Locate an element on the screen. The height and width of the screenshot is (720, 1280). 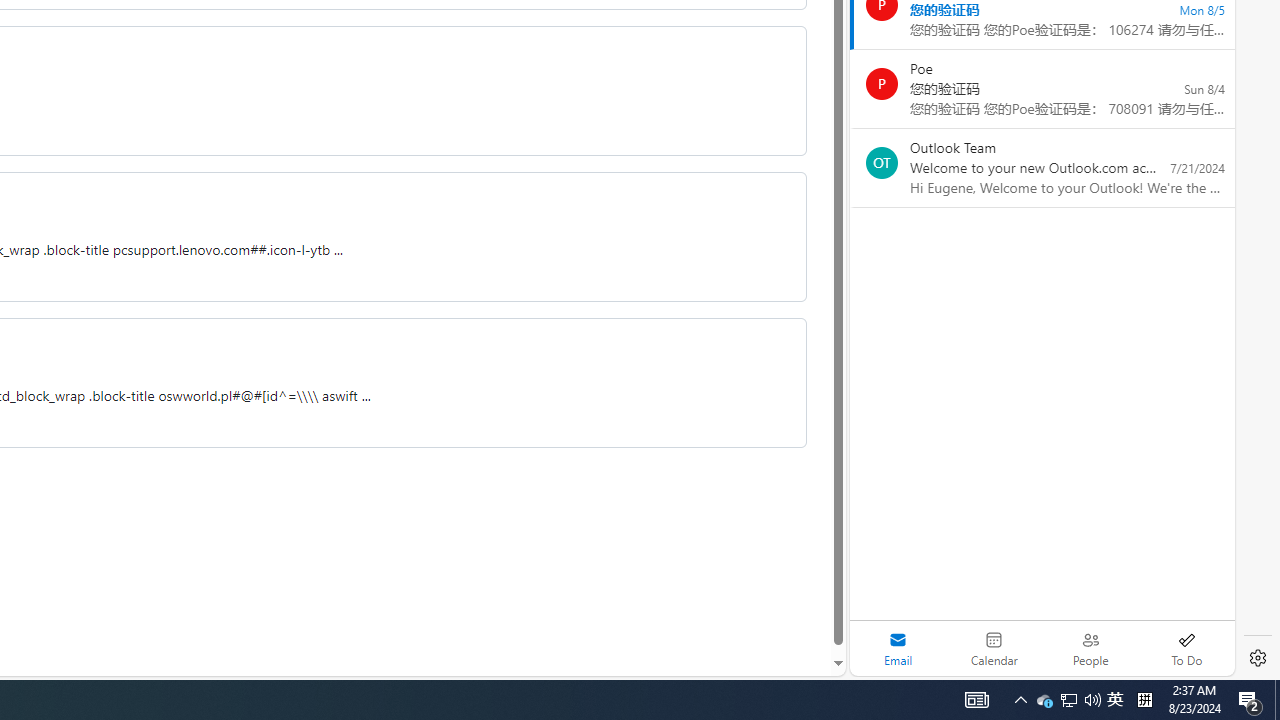
'People' is located at coordinates (1089, 648).